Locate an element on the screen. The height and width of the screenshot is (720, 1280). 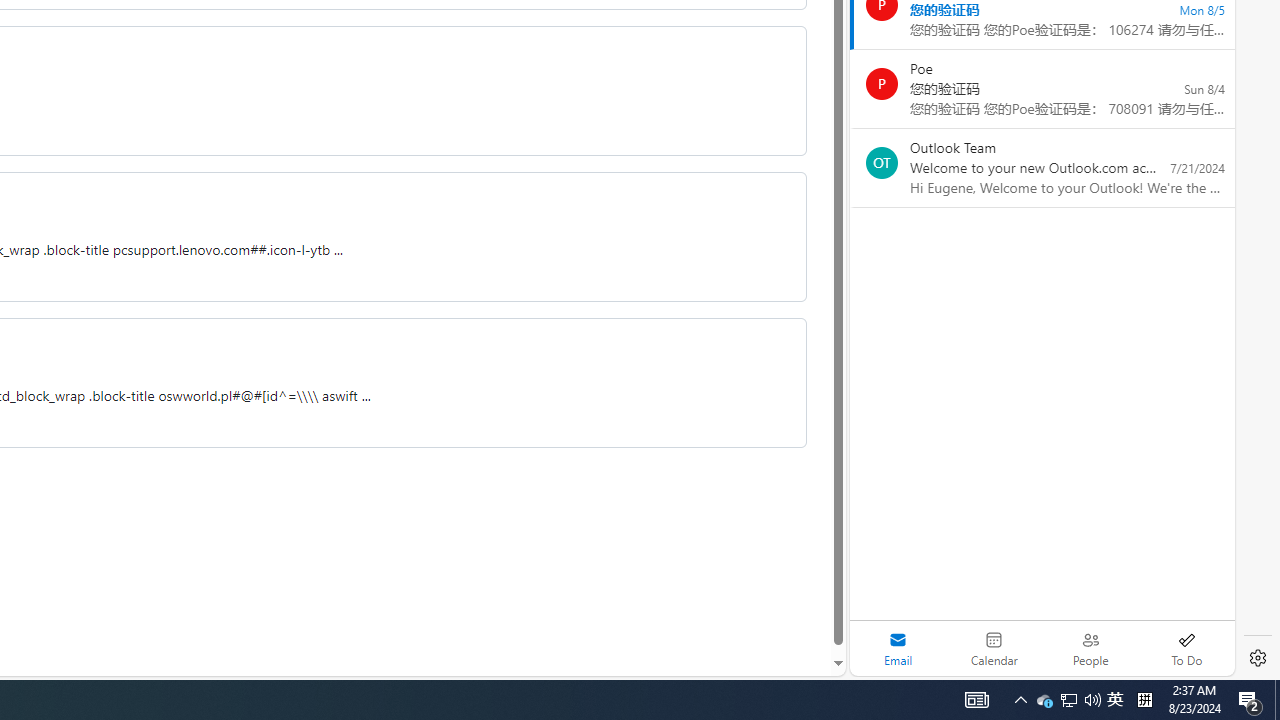
'People' is located at coordinates (1089, 648).